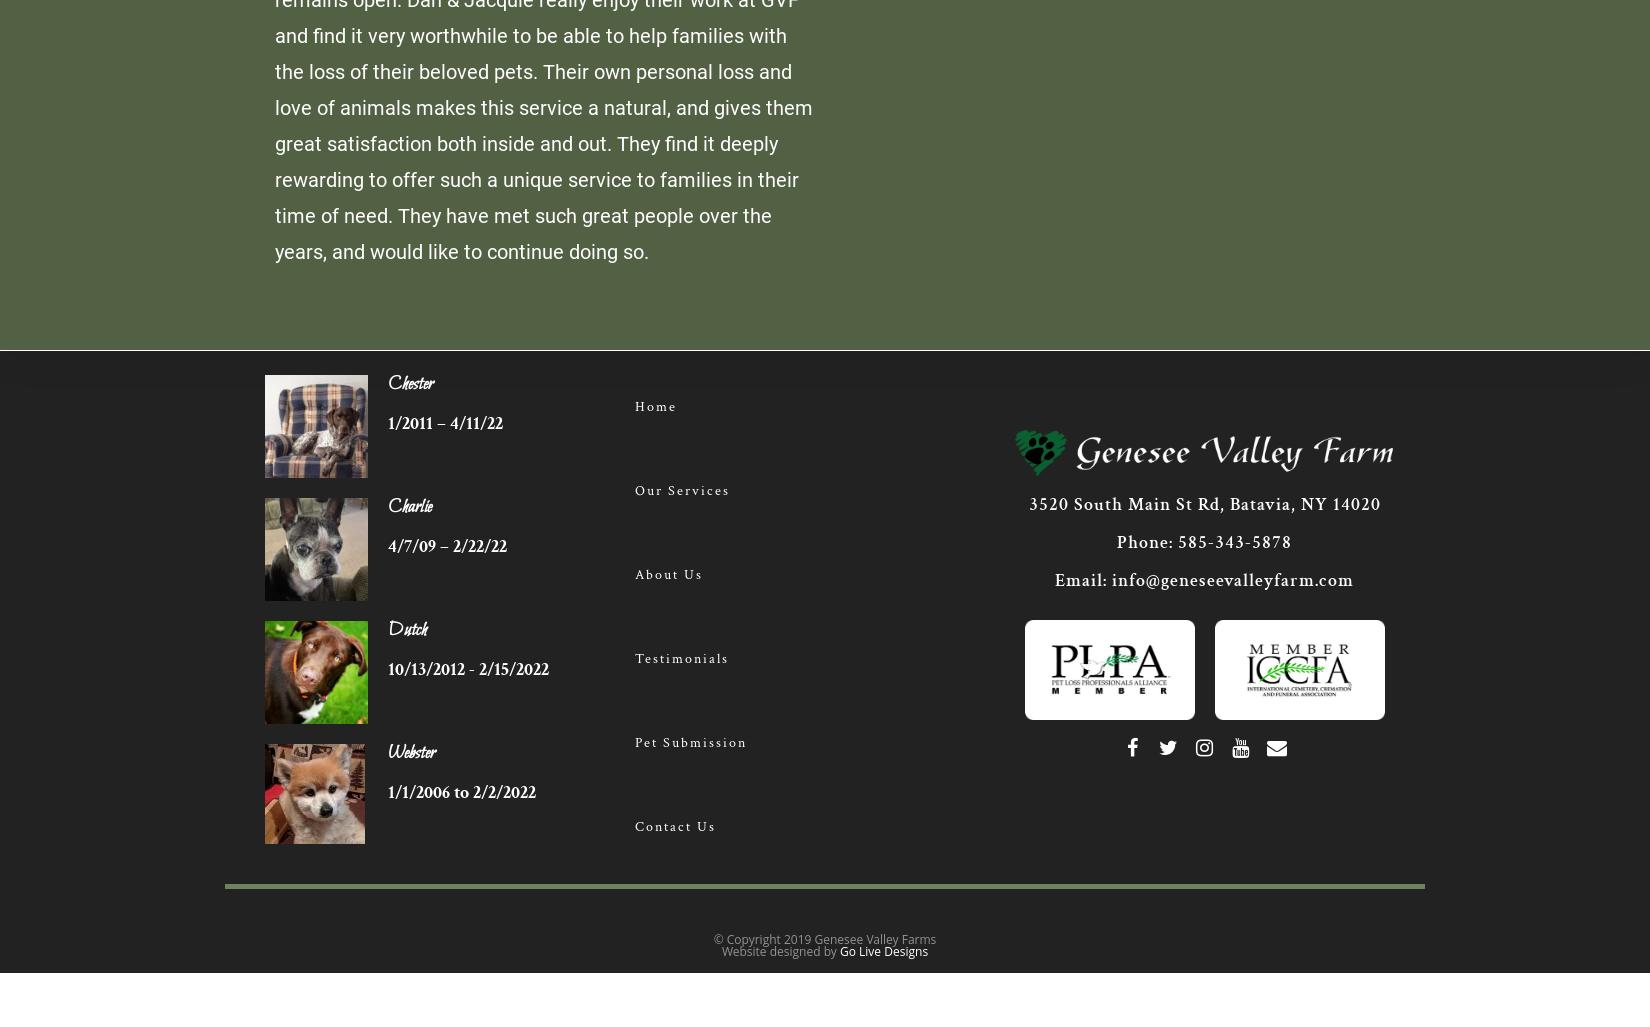  What do you see at coordinates (679, 658) in the screenshot?
I see `'Testimonials'` at bounding box center [679, 658].